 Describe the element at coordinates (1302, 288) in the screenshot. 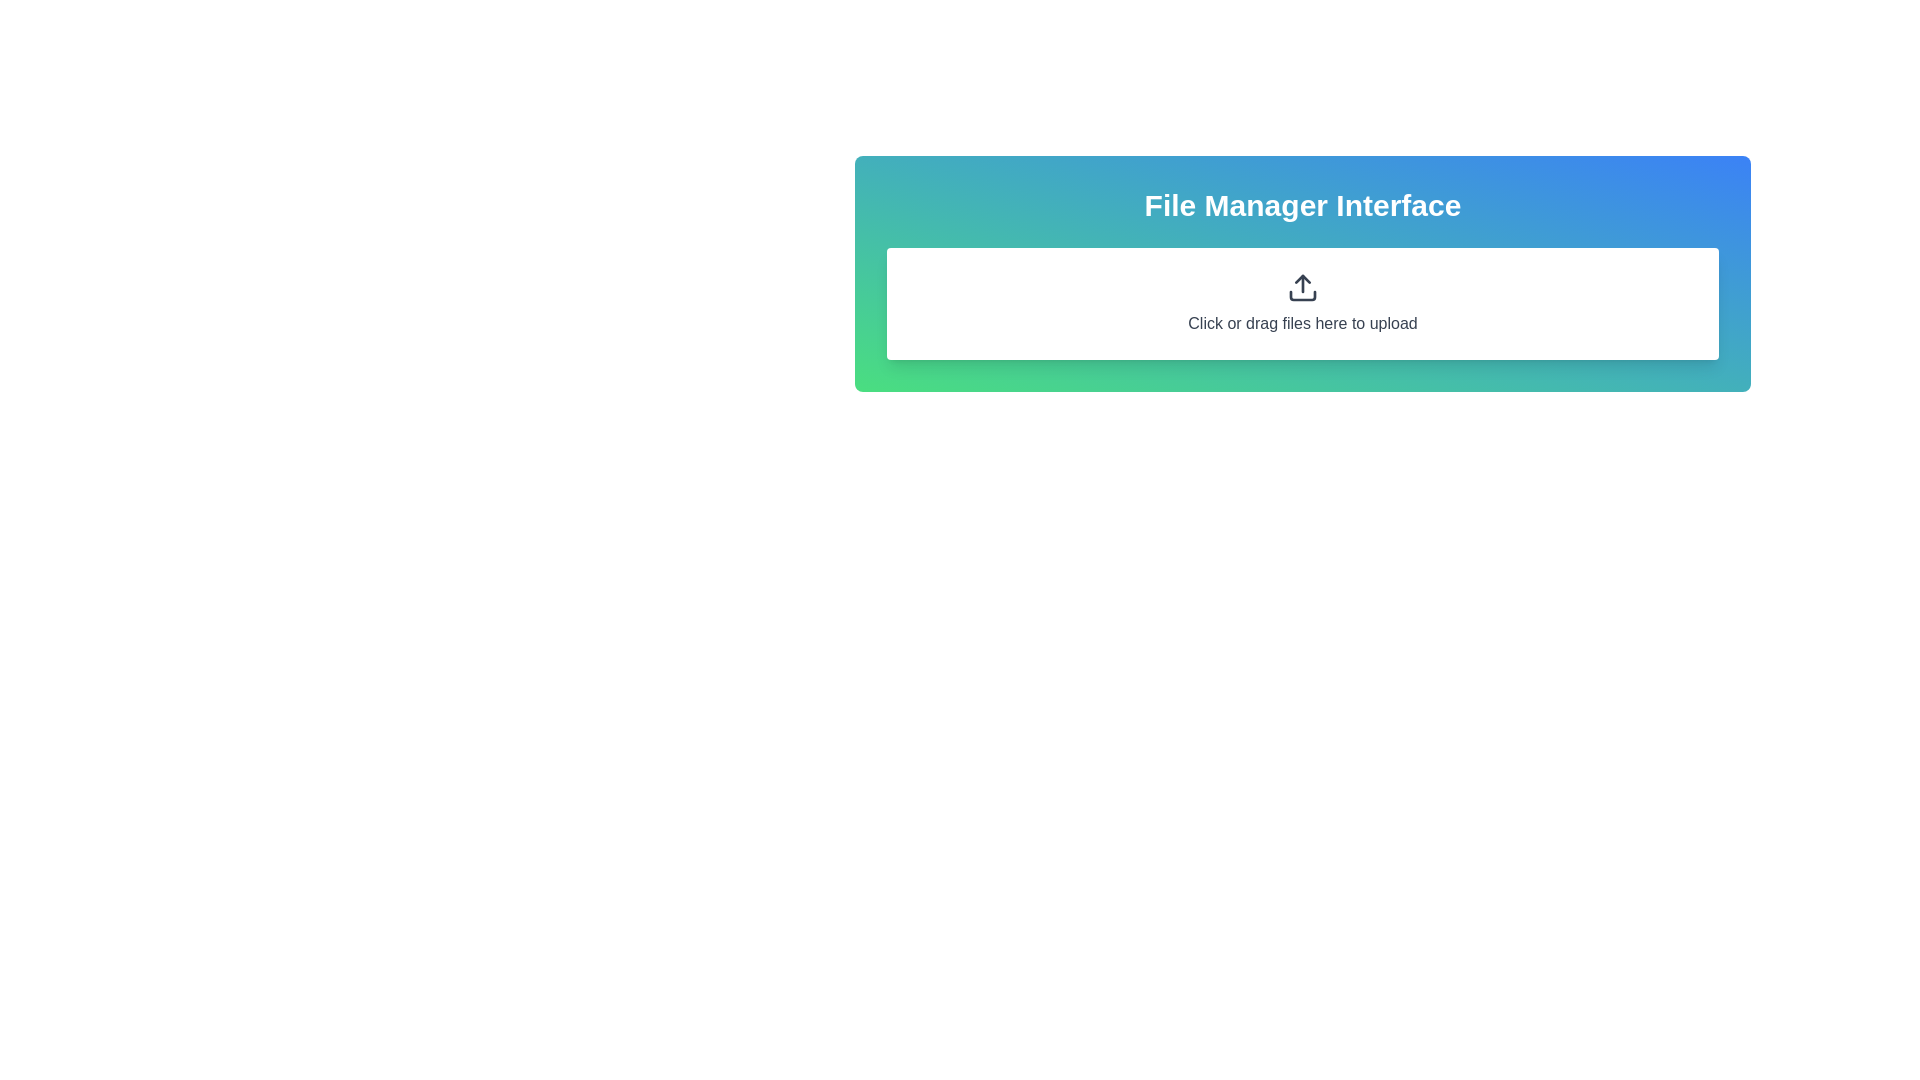

I see `the upward arrow icon, which is styled with a thick black outline and symbolizes an upload action, located within the rectangle labeled 'Click or drag files here to upload'` at that location.